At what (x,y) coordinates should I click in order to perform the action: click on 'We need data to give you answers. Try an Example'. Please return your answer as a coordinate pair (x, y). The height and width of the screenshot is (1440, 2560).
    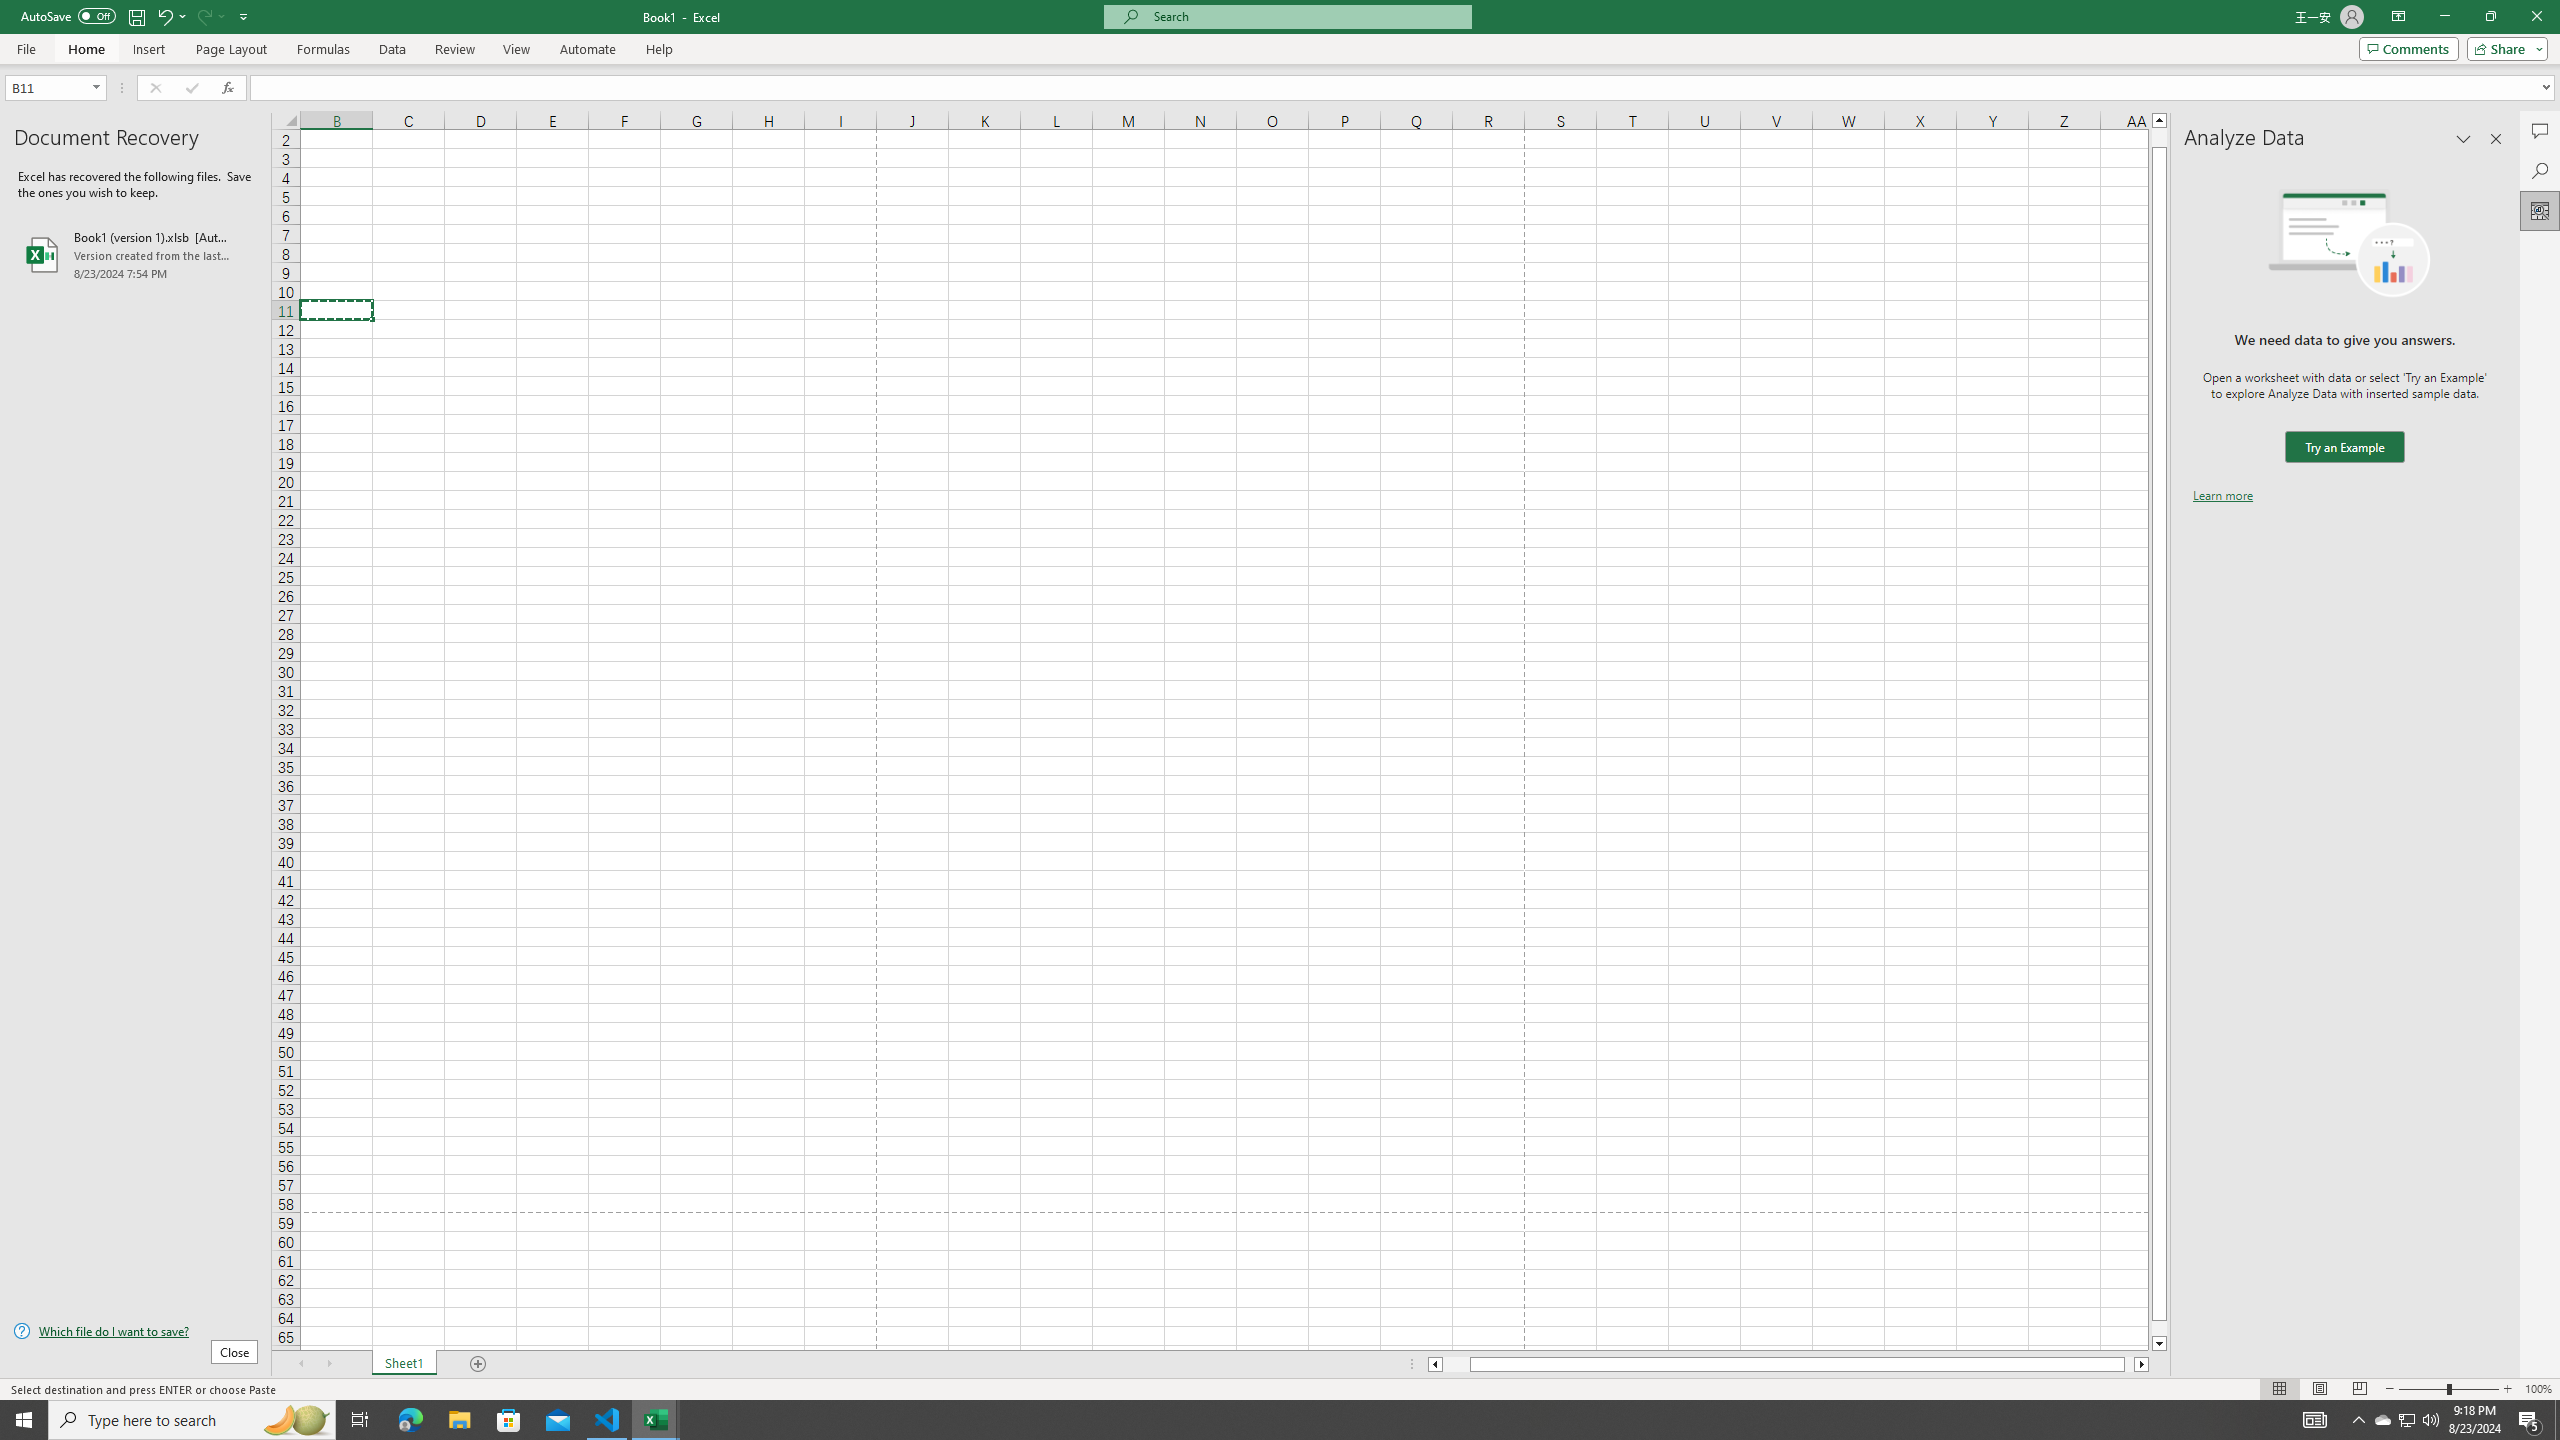
    Looking at the image, I should click on (2343, 447).